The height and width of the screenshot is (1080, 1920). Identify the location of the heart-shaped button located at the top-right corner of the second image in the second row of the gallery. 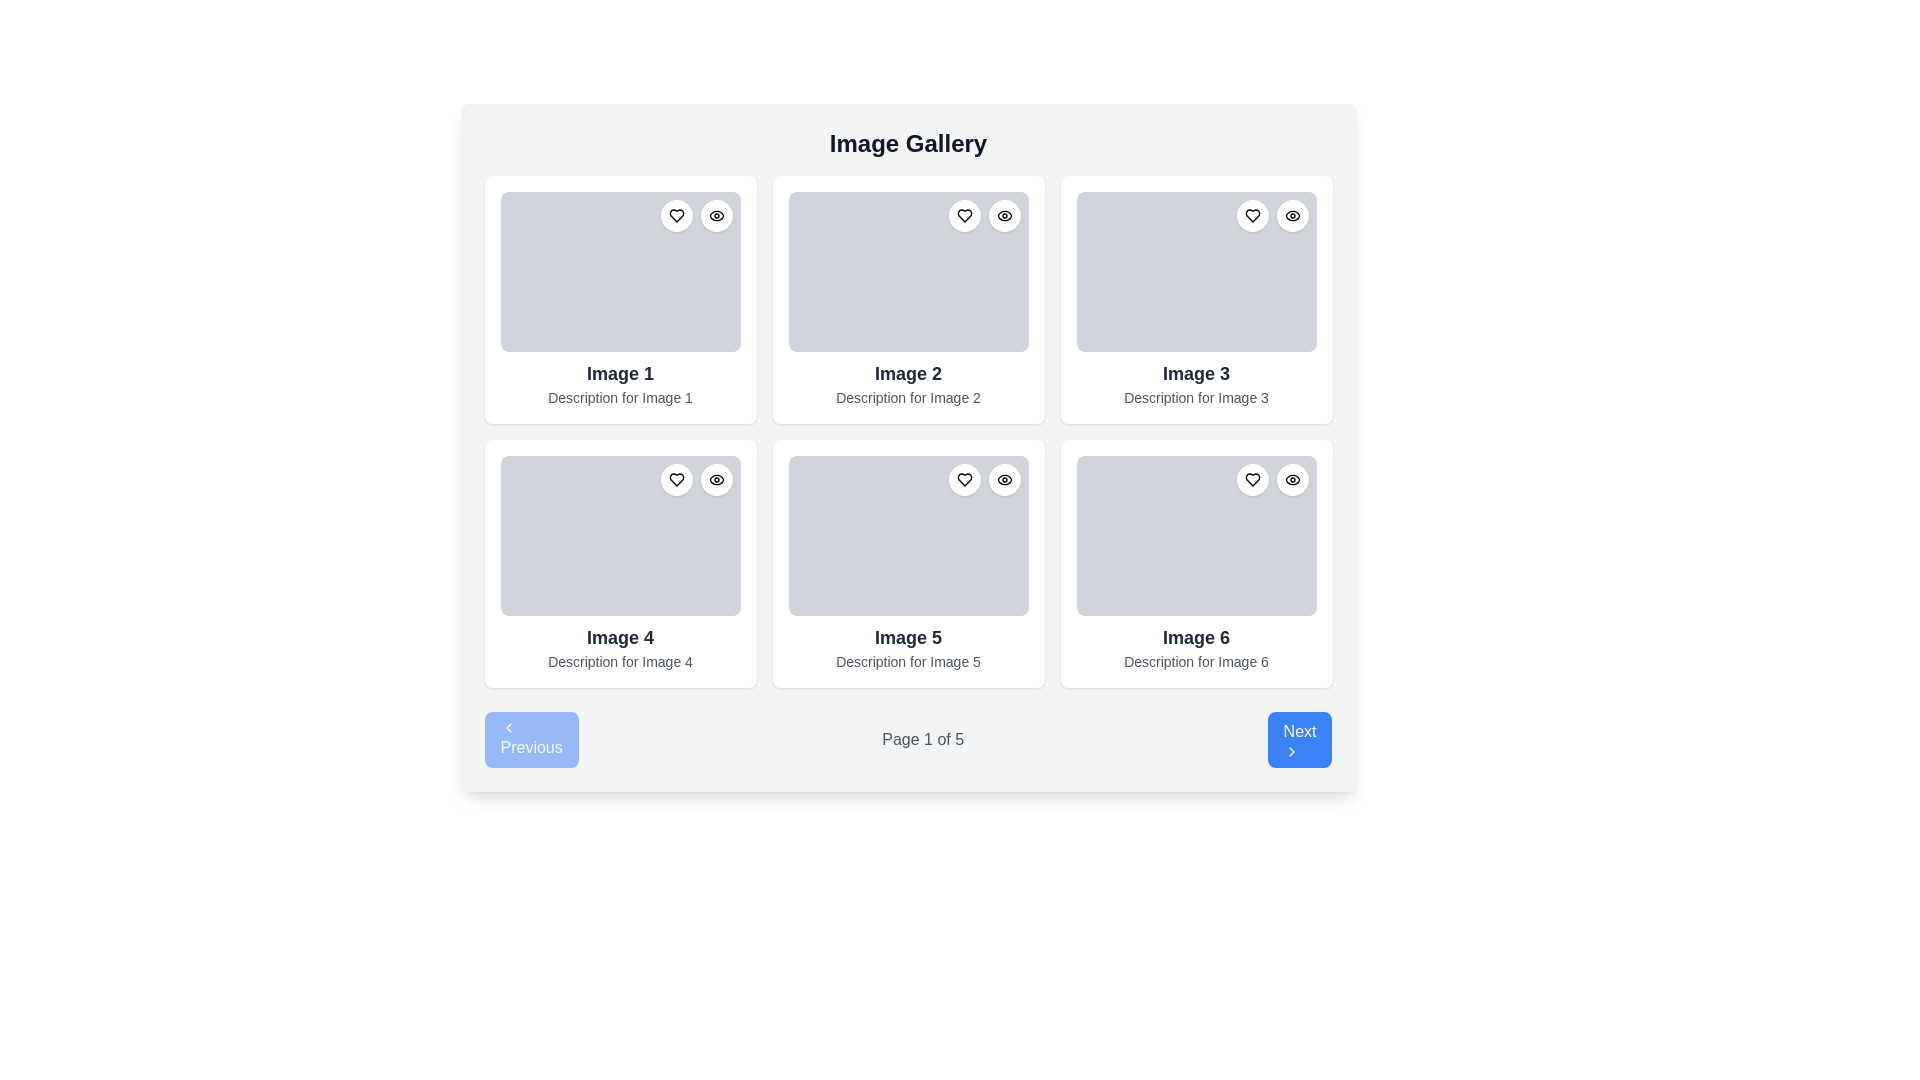
(964, 216).